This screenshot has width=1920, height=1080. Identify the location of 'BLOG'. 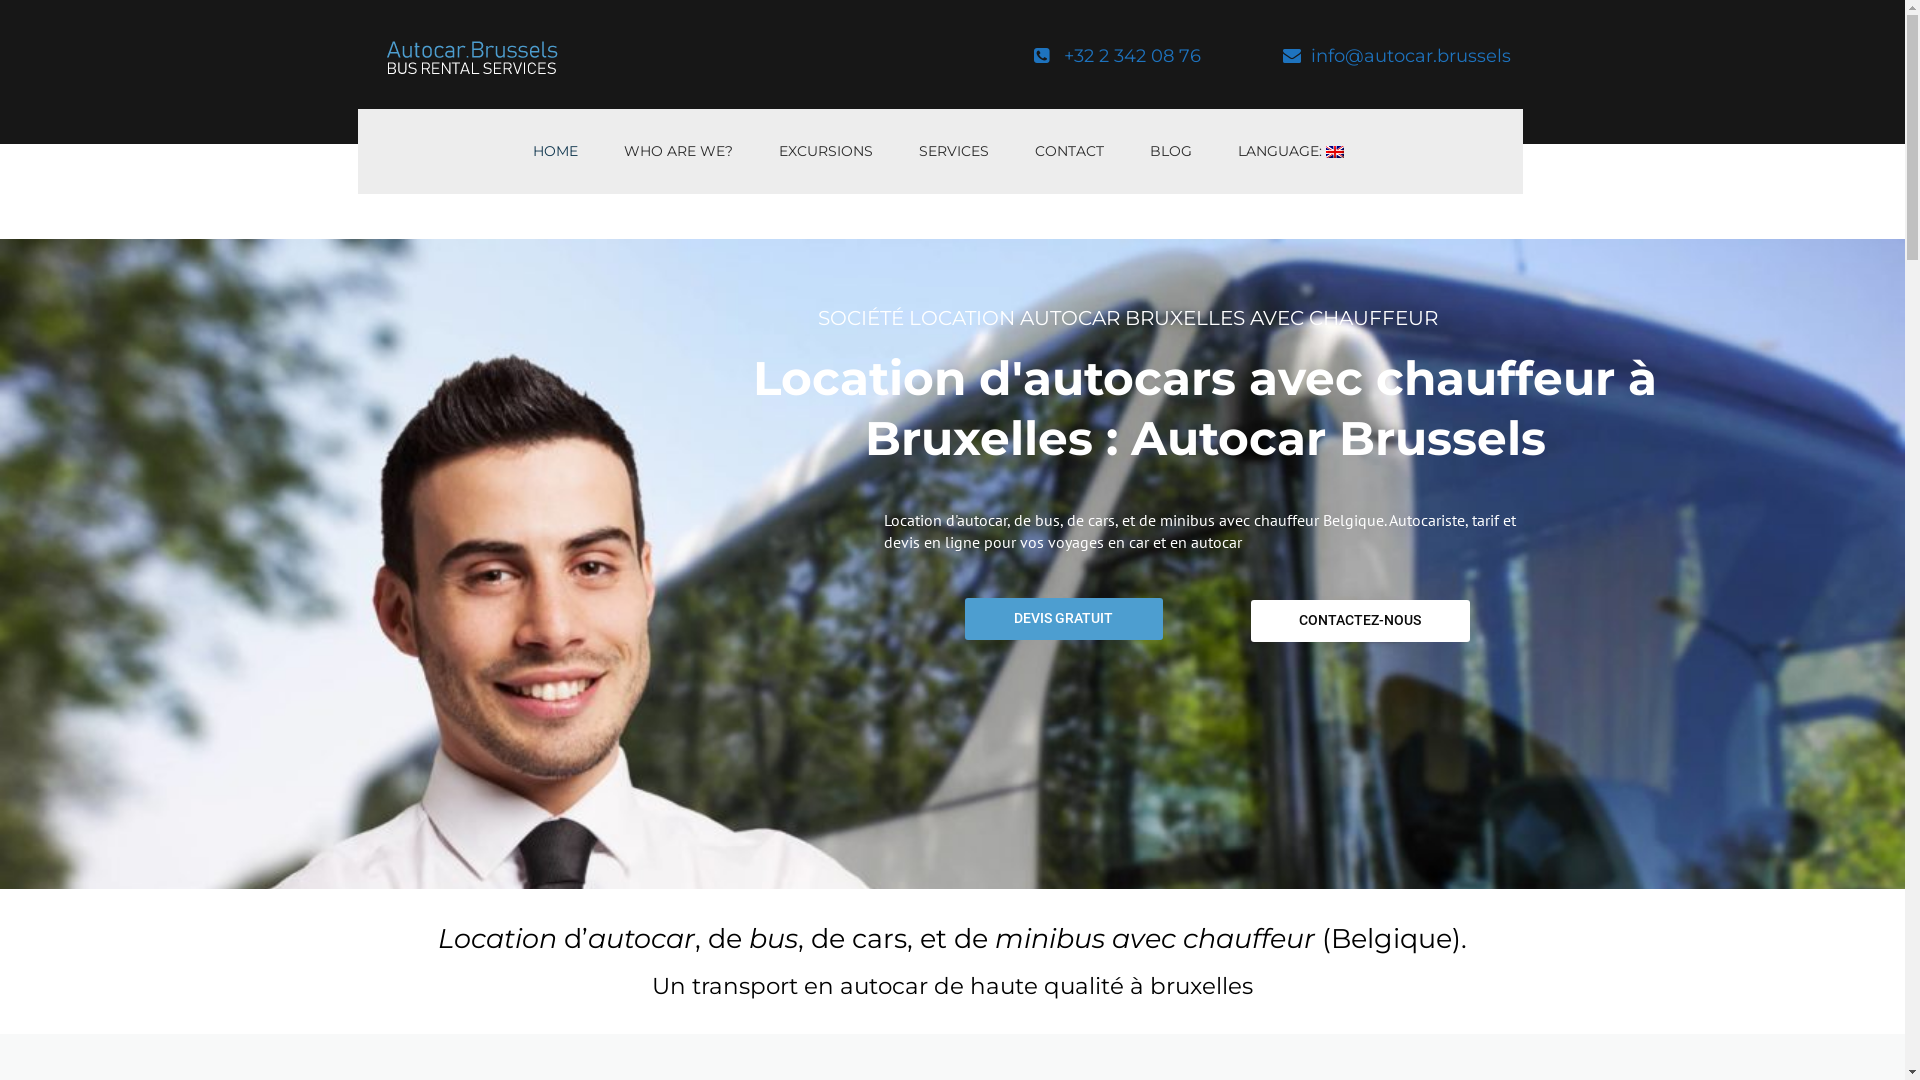
(1170, 150).